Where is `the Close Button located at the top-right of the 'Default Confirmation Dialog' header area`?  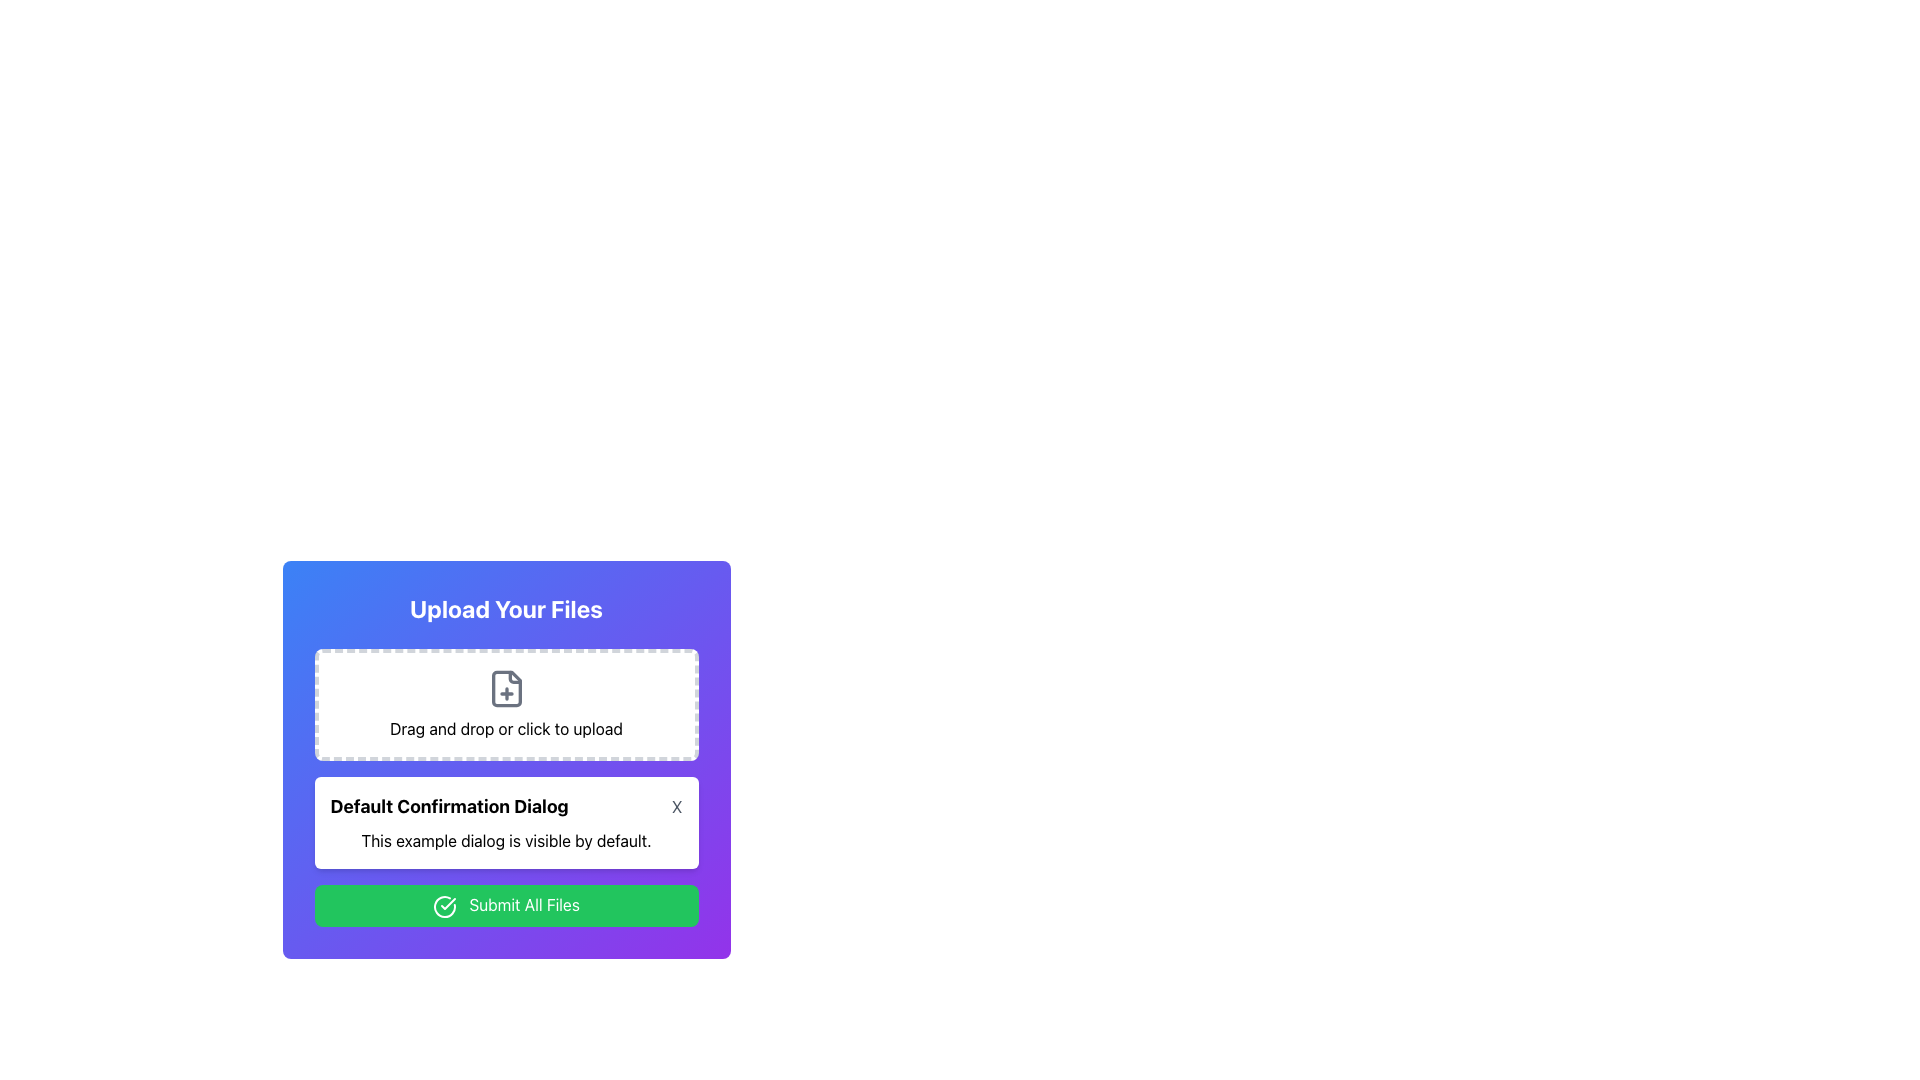
the Close Button located at the top-right of the 'Default Confirmation Dialog' header area is located at coordinates (677, 805).